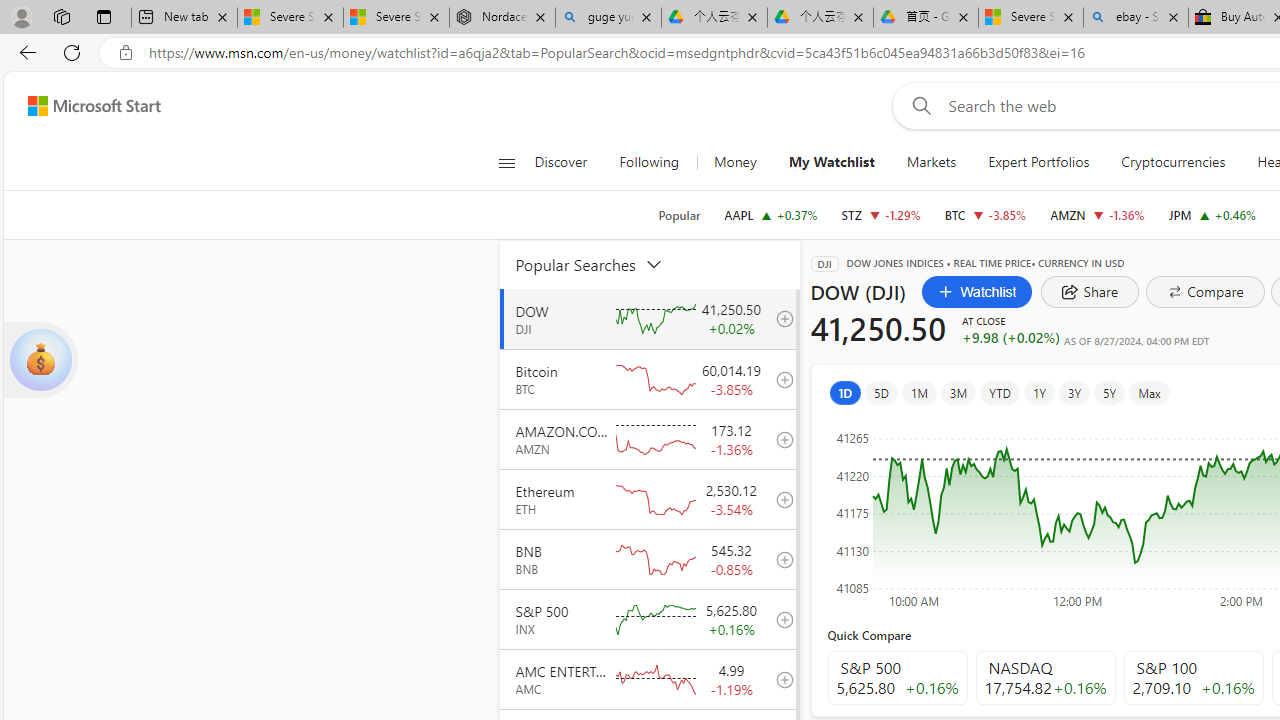 The image size is (1280, 720). I want to click on 'My Watchlist', so click(831, 162).